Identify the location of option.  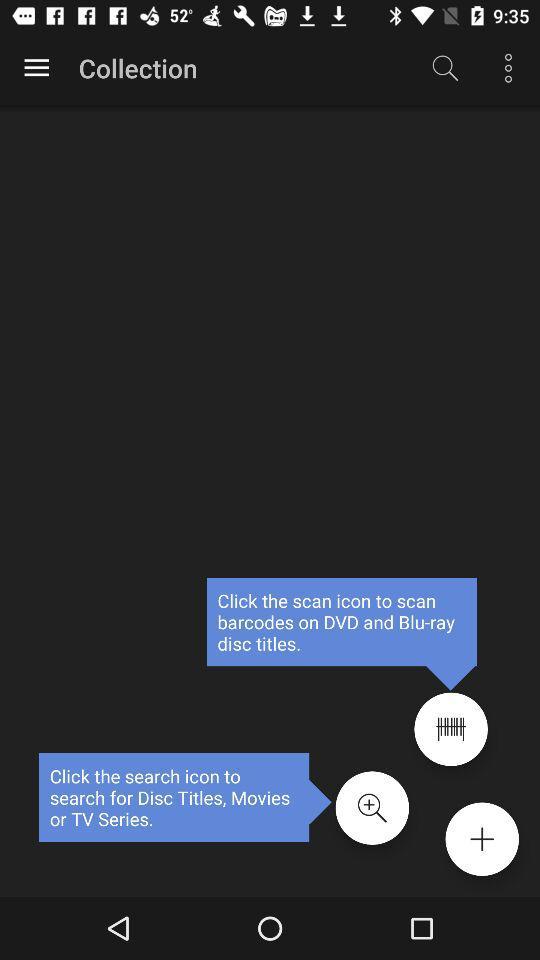
(481, 839).